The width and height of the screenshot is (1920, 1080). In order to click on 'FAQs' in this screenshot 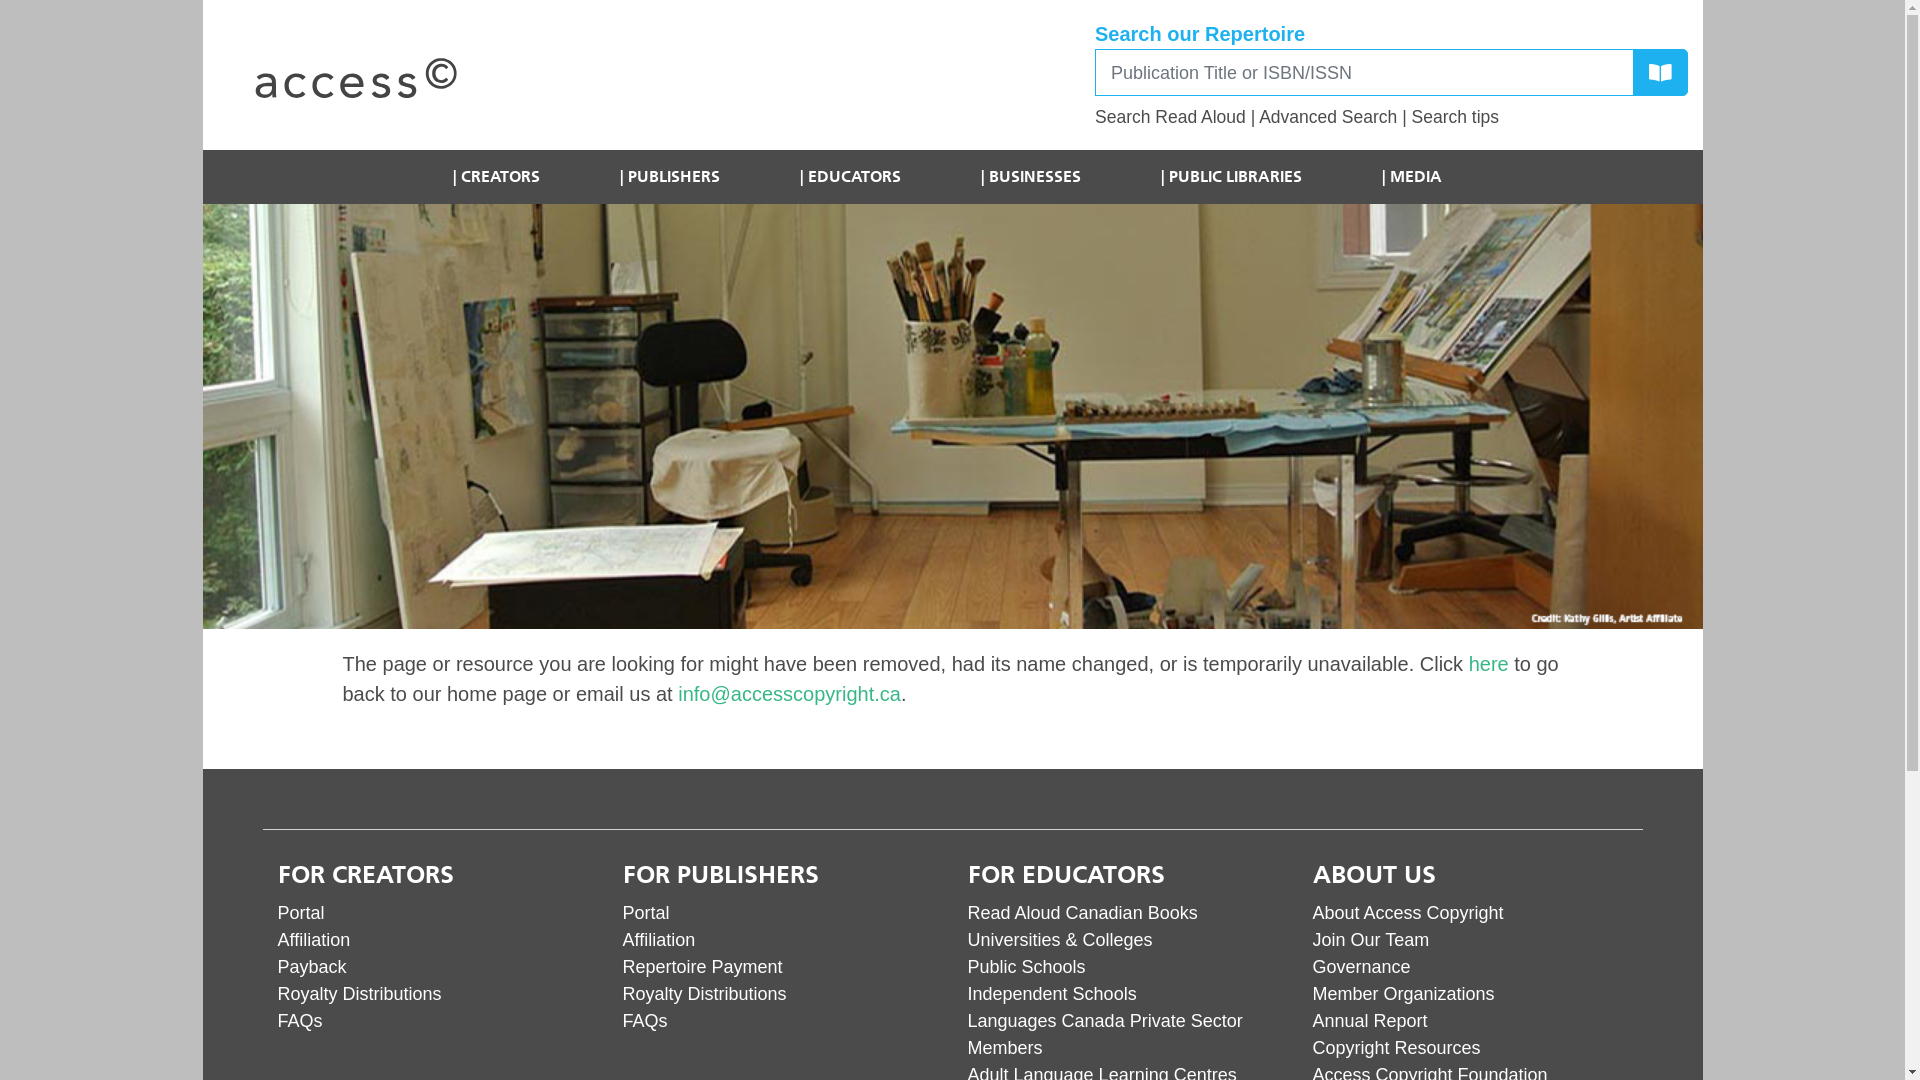, I will do `click(644, 1021)`.